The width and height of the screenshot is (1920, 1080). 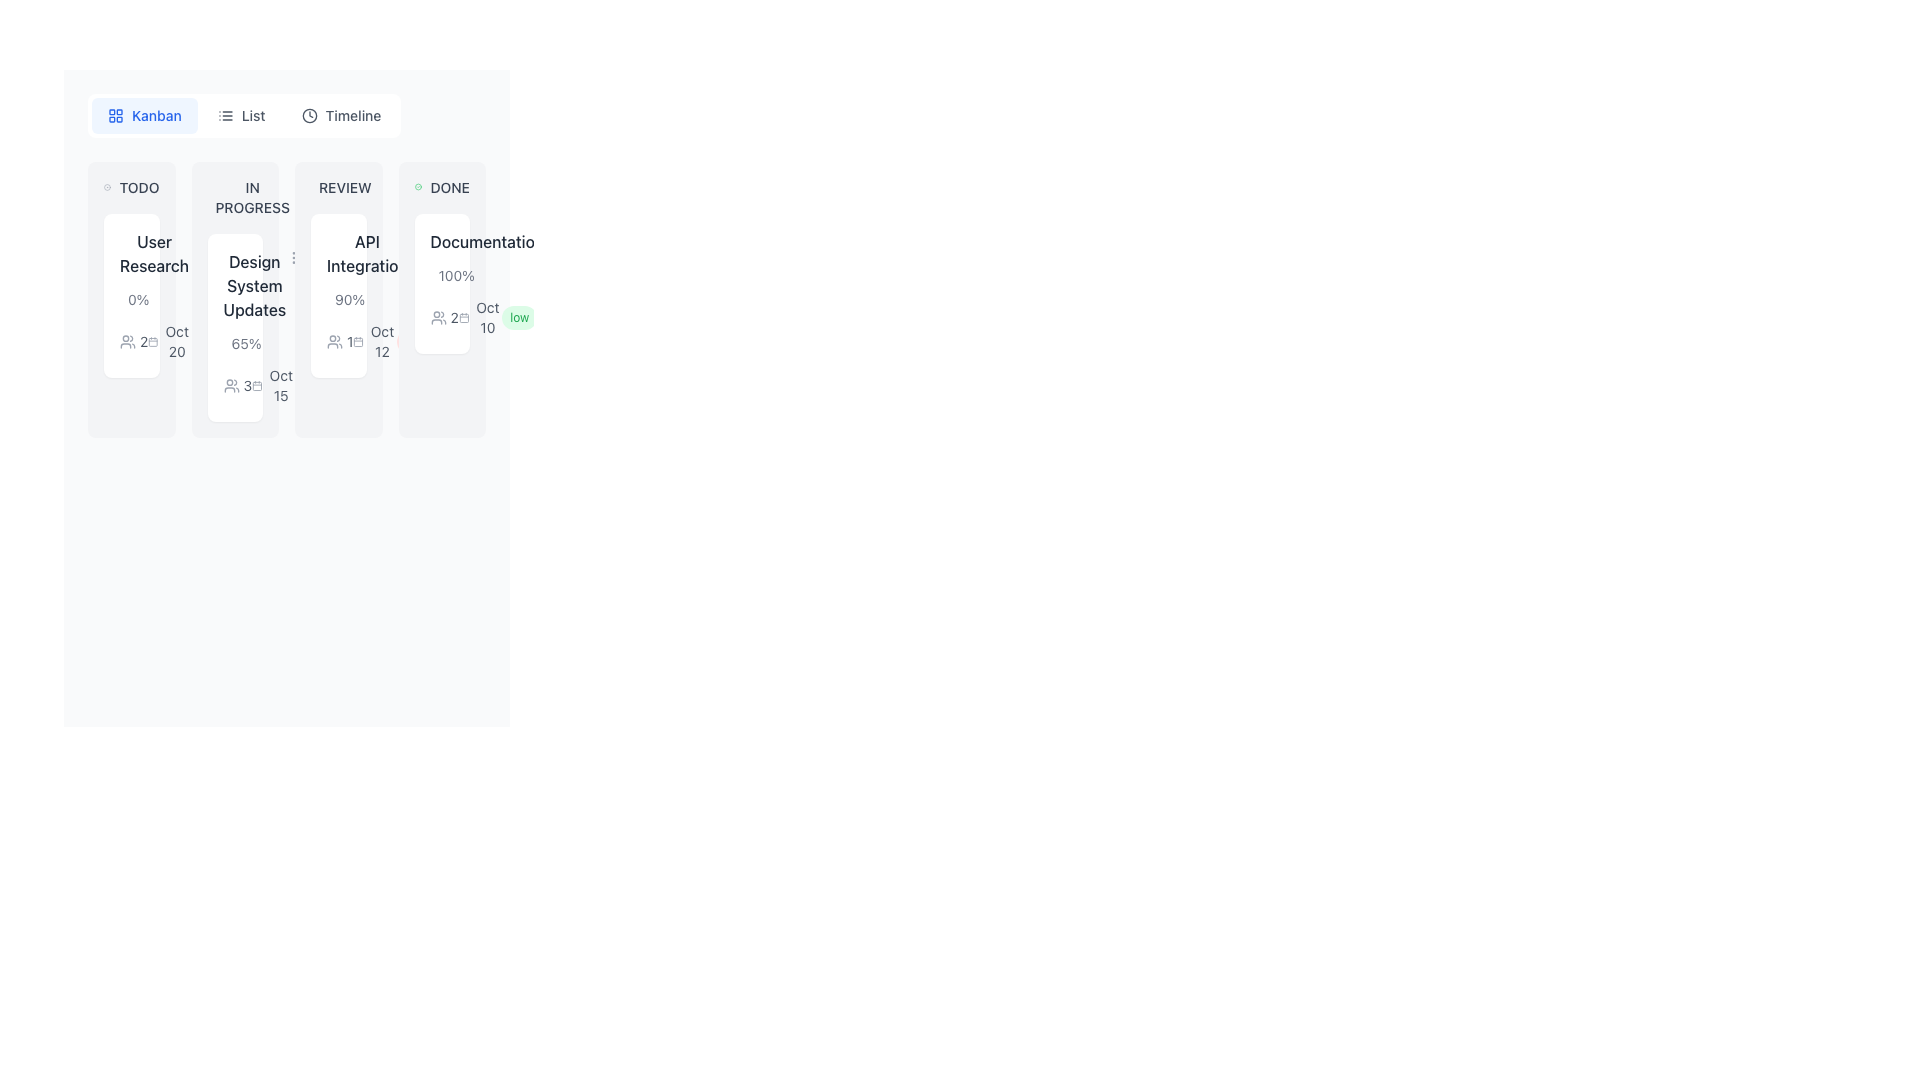 I want to click on the static text label displaying the completion percentage of the associated task, located in the 'IN PROGRESS' section under 'Design System Updates', so click(x=245, y=342).